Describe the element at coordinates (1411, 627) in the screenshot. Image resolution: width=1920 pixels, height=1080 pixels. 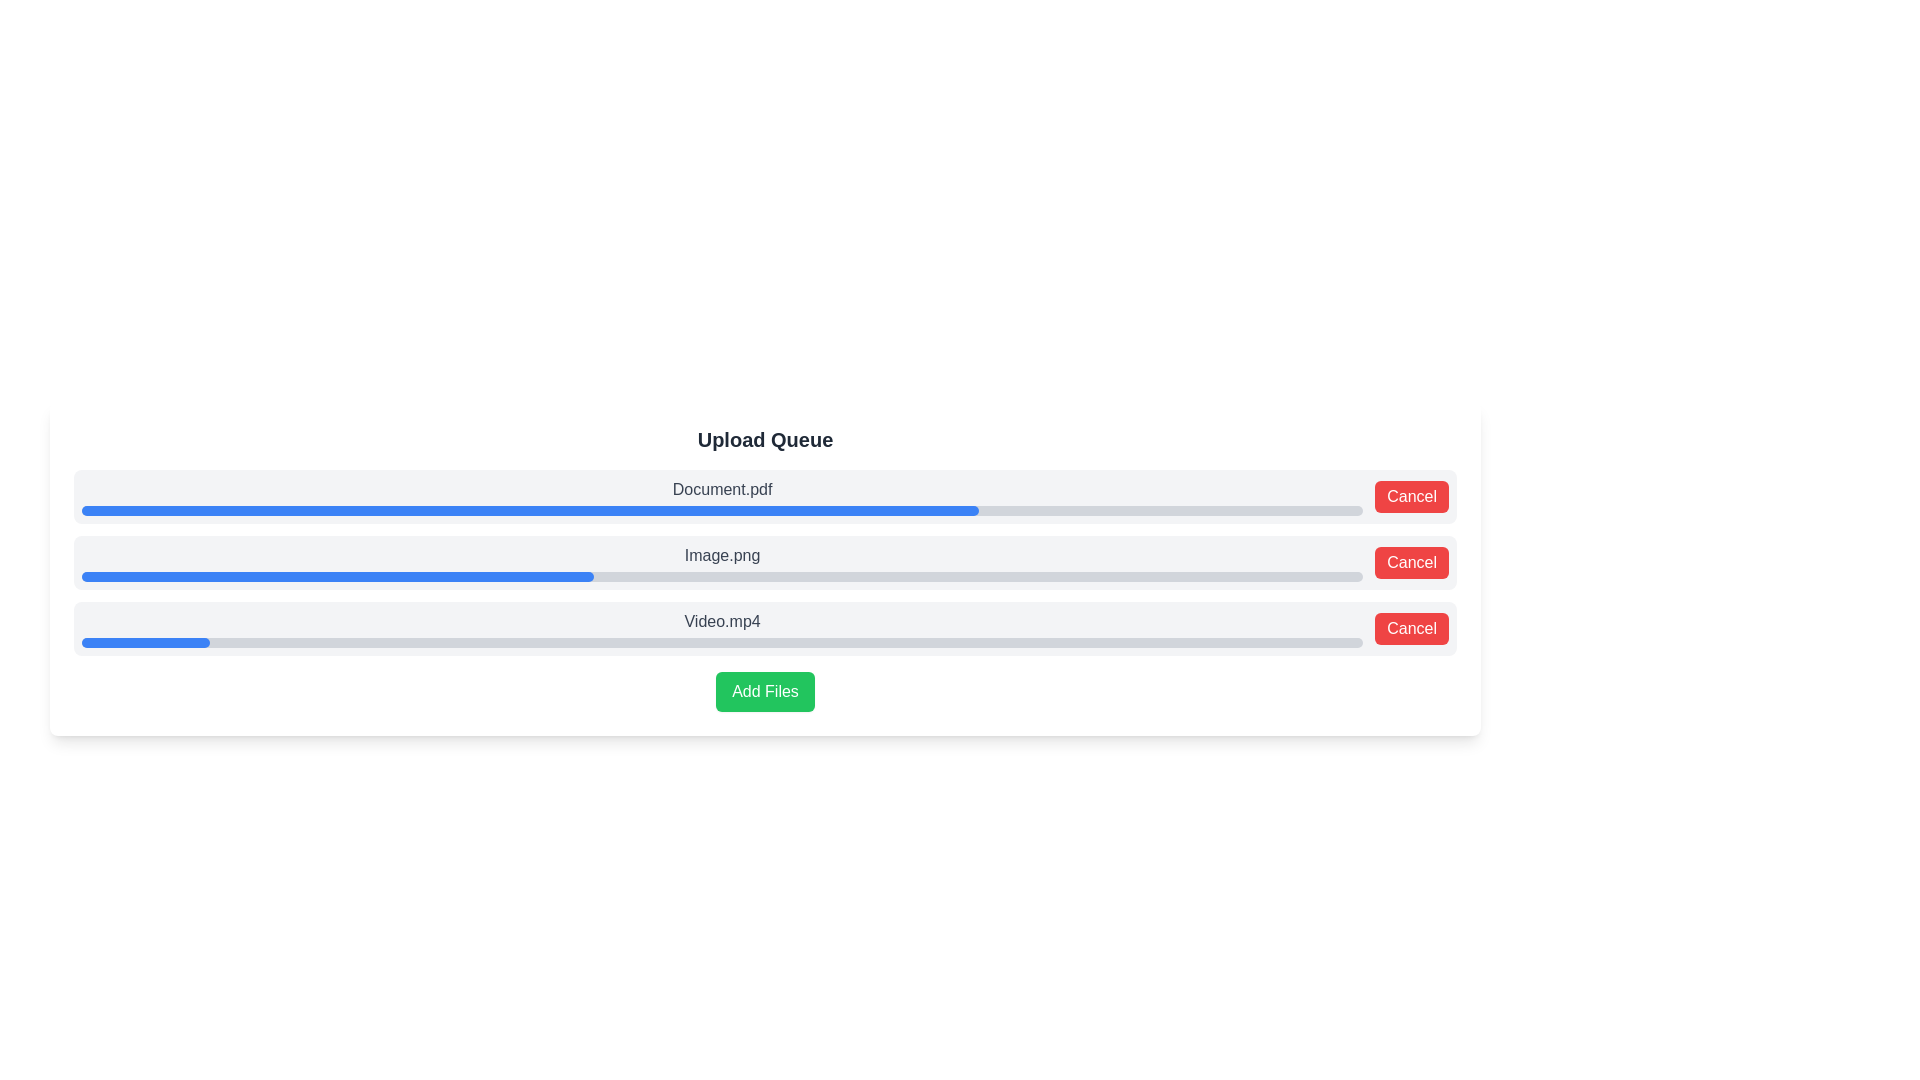
I see `the cancel upload button for the file 'Video.mp4' to observe any hover effects` at that location.